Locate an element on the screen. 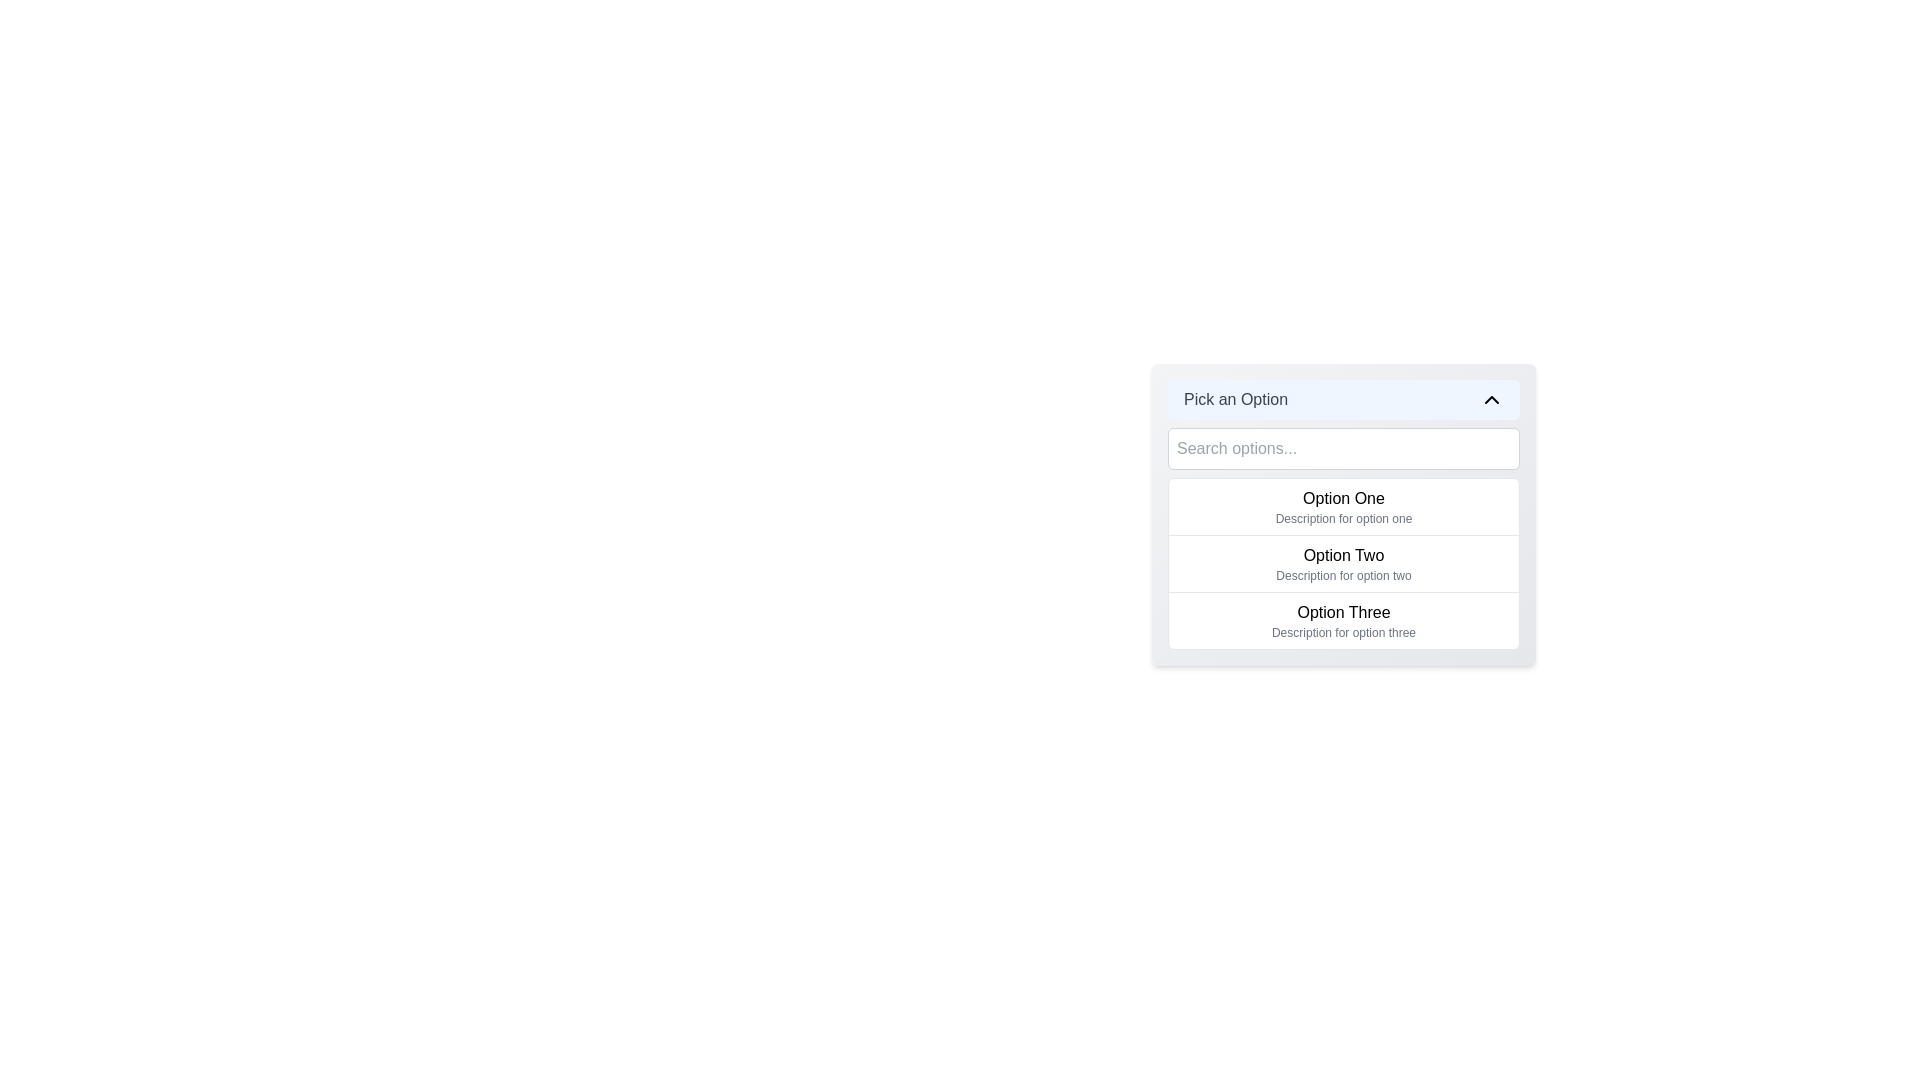 The image size is (1920, 1080). the list item with the text 'Option Three' which is the third option in the vertical list under the heading 'Pick an Option.' is located at coordinates (1344, 619).